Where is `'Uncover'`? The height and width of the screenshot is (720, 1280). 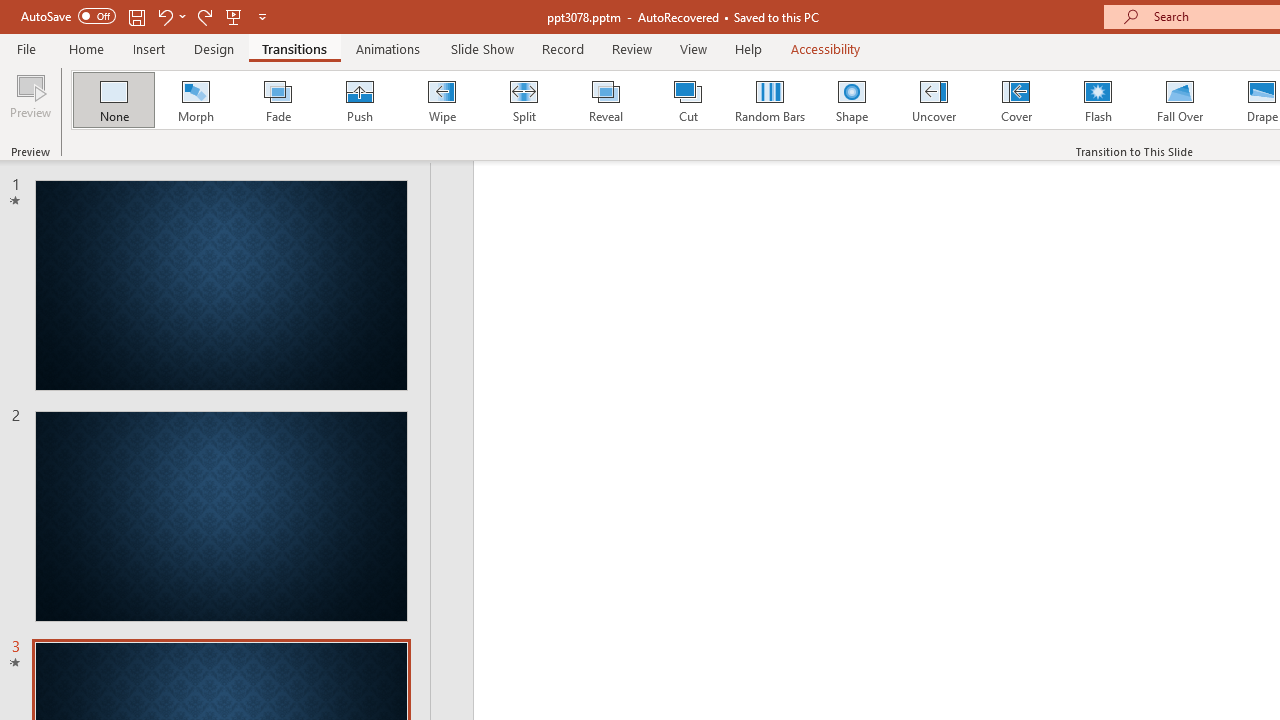 'Uncover' is located at coordinates (933, 100).